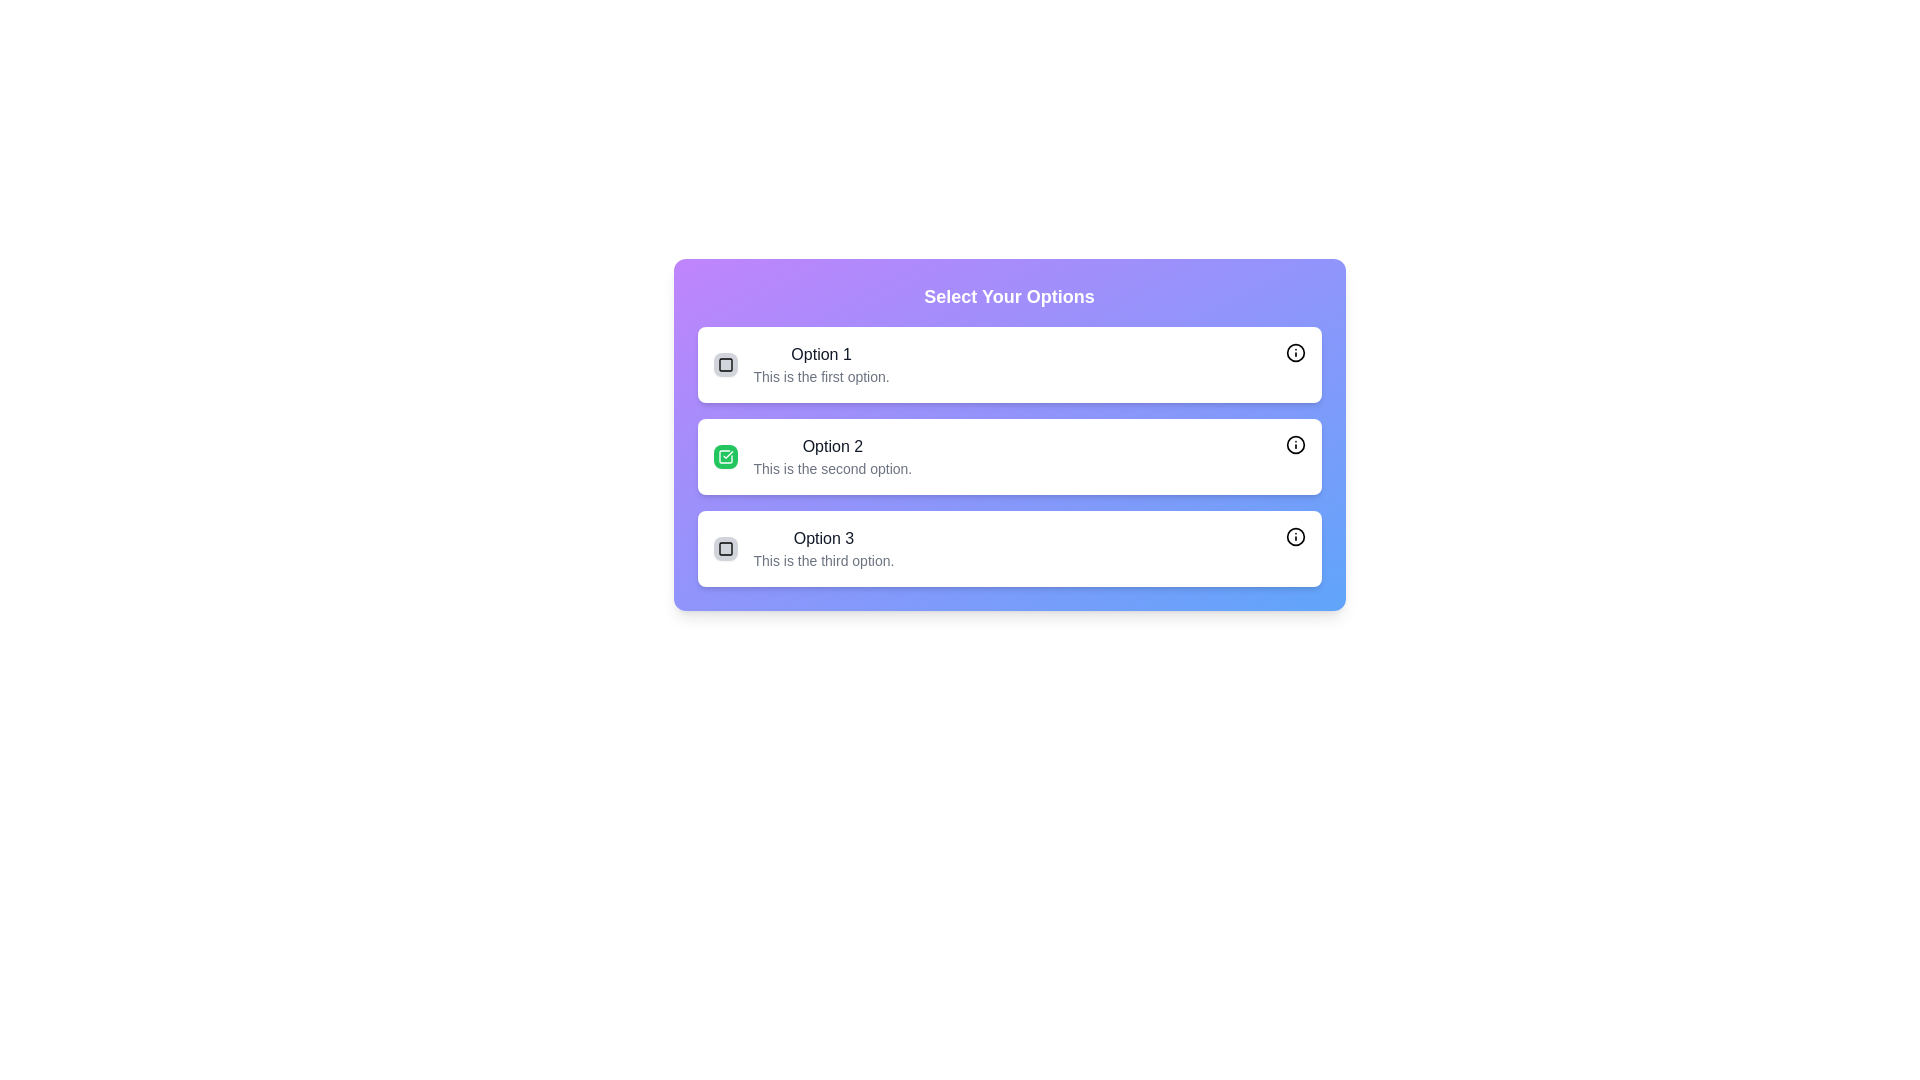 The image size is (1920, 1080). Describe the element at coordinates (832, 469) in the screenshot. I see `the static text element that contains the sentence 'This is the second option.' located below the 'Option 2' label in the second option box` at that location.